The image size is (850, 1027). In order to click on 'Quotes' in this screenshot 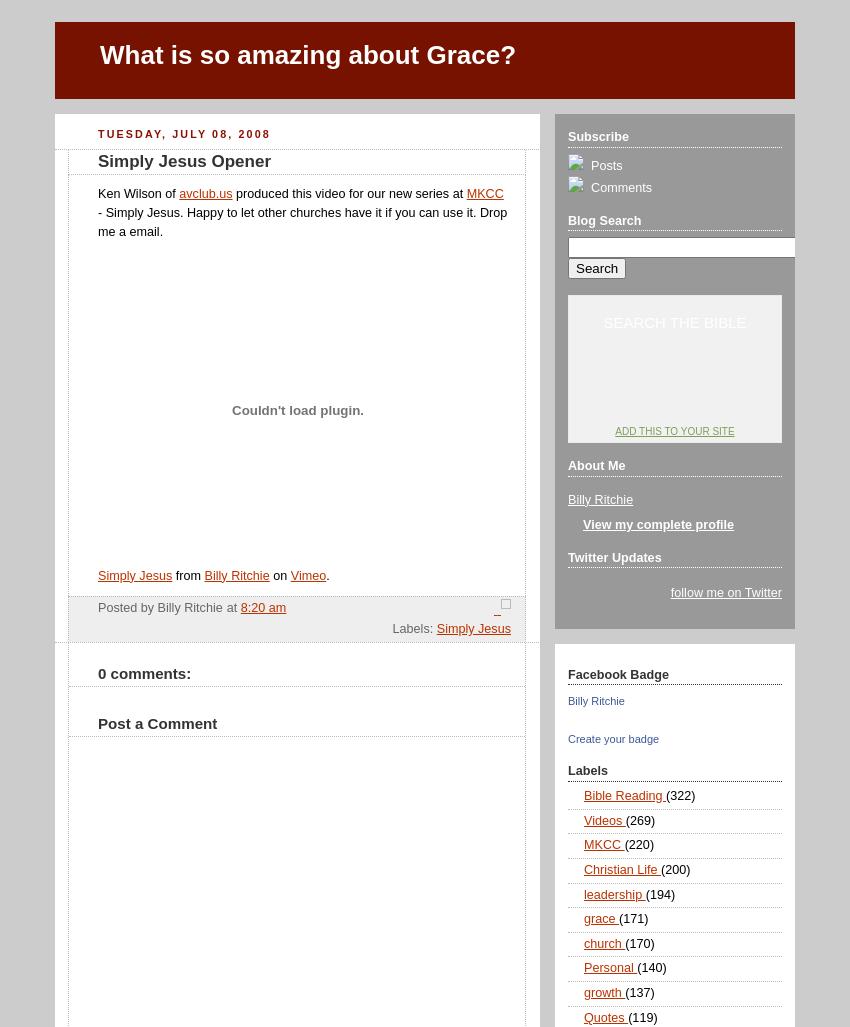, I will do `click(604, 1016)`.